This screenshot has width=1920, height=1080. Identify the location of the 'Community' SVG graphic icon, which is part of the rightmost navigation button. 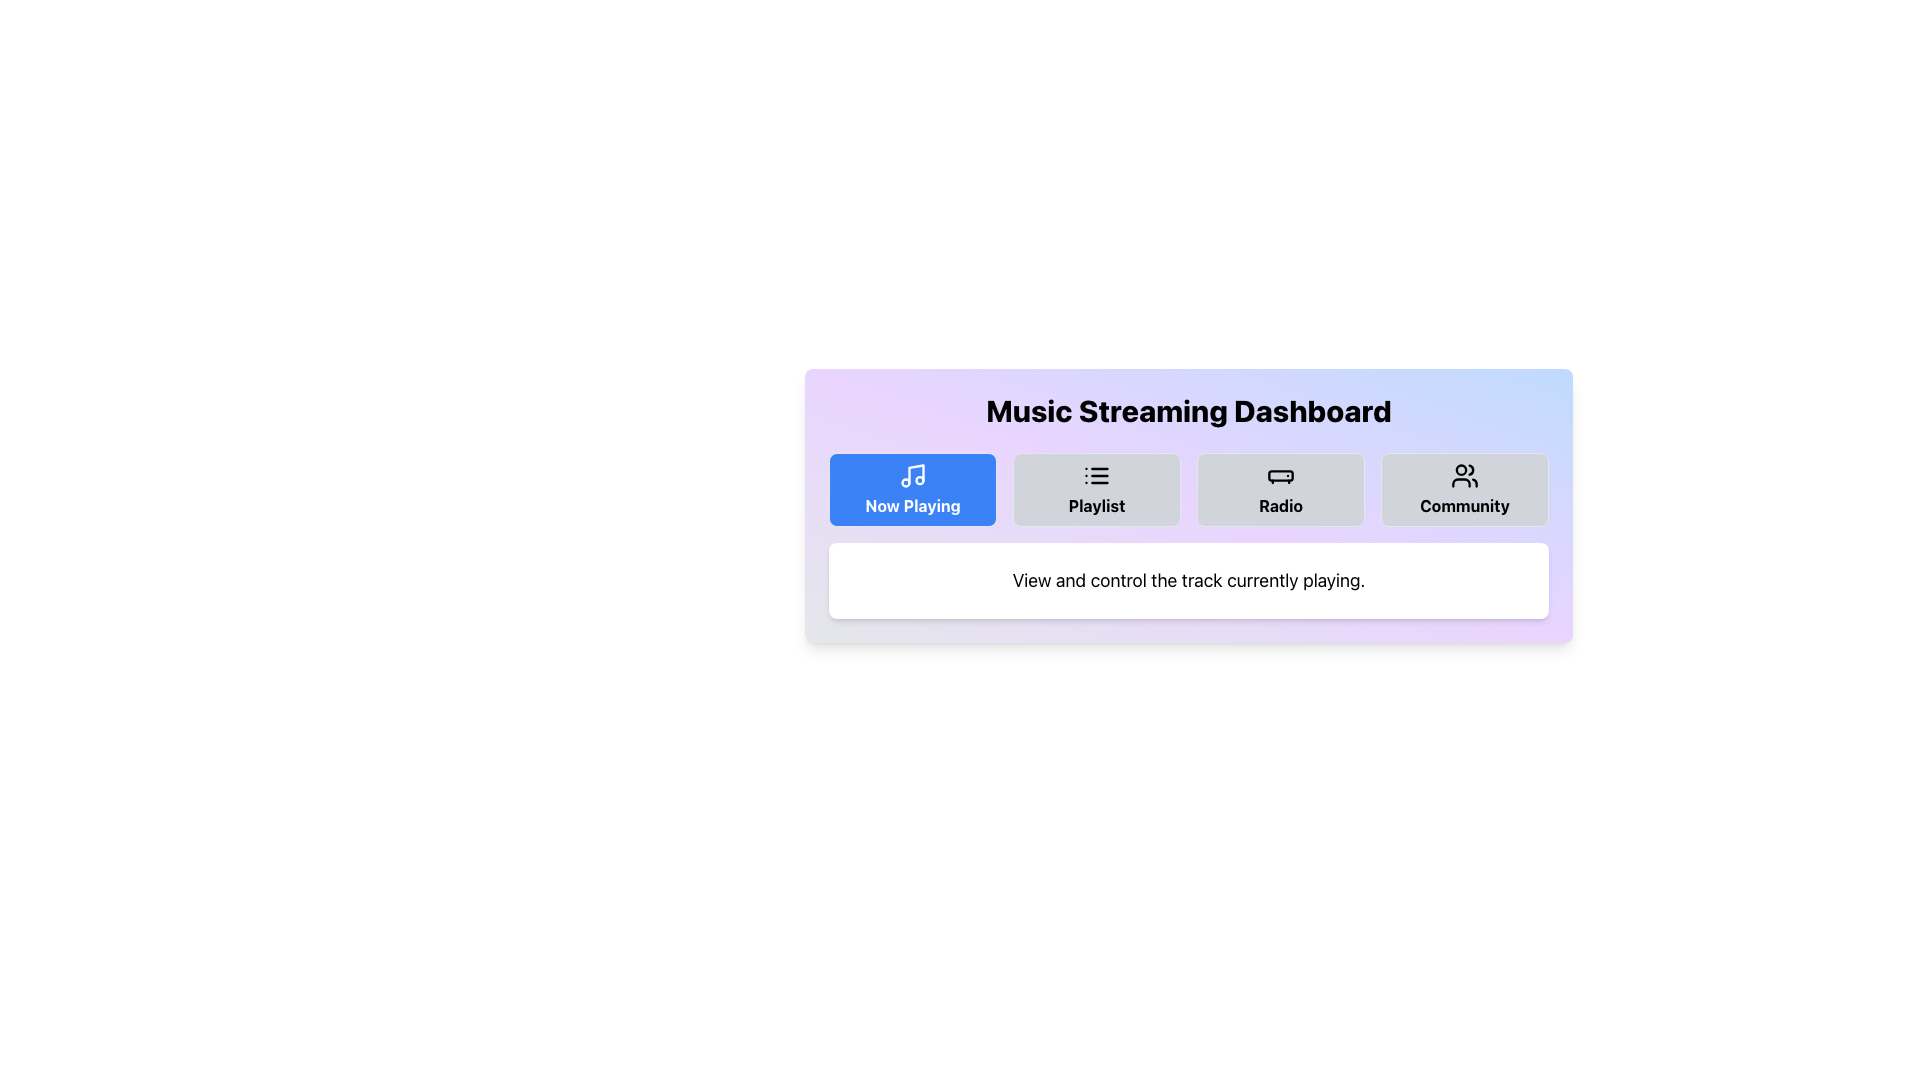
(1464, 475).